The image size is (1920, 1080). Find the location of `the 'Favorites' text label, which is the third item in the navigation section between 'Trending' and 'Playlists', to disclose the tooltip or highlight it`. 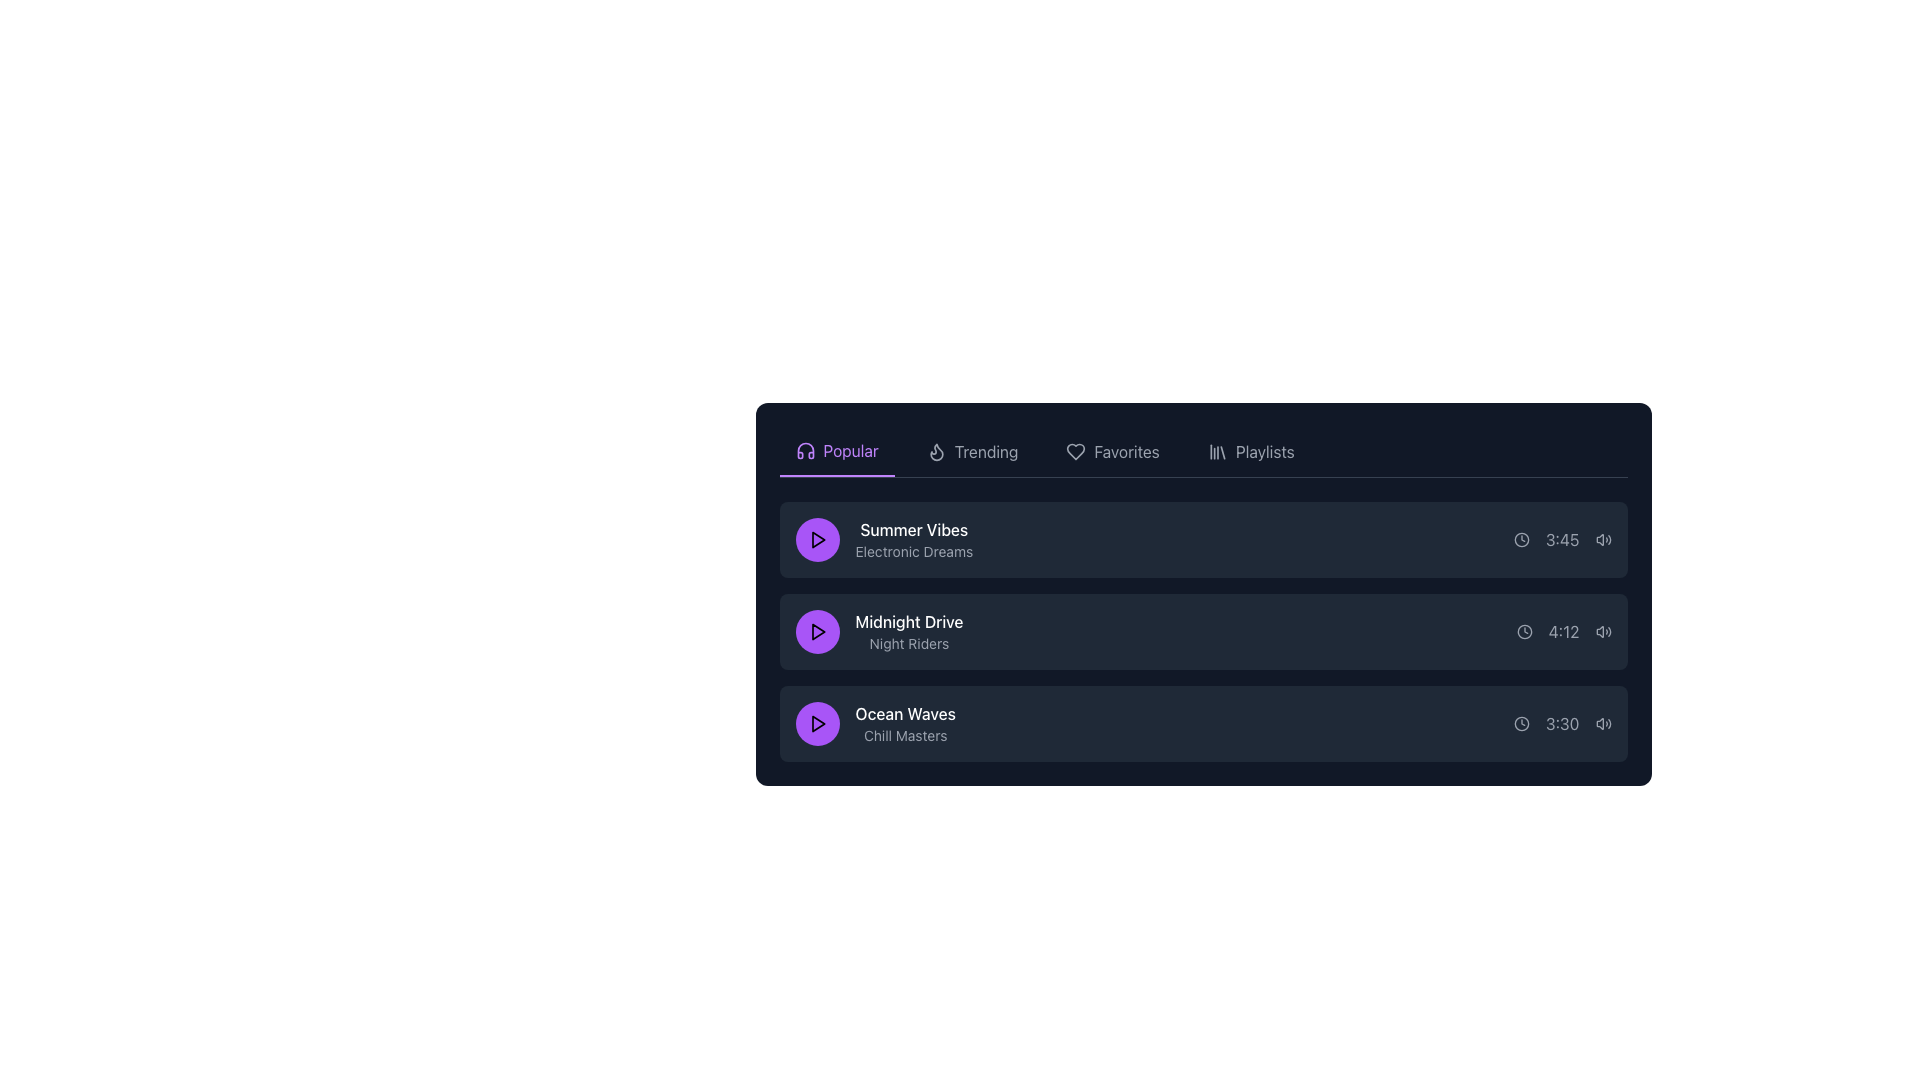

the 'Favorites' text label, which is the third item in the navigation section between 'Trending' and 'Playlists', to disclose the tooltip or highlight it is located at coordinates (1127, 451).